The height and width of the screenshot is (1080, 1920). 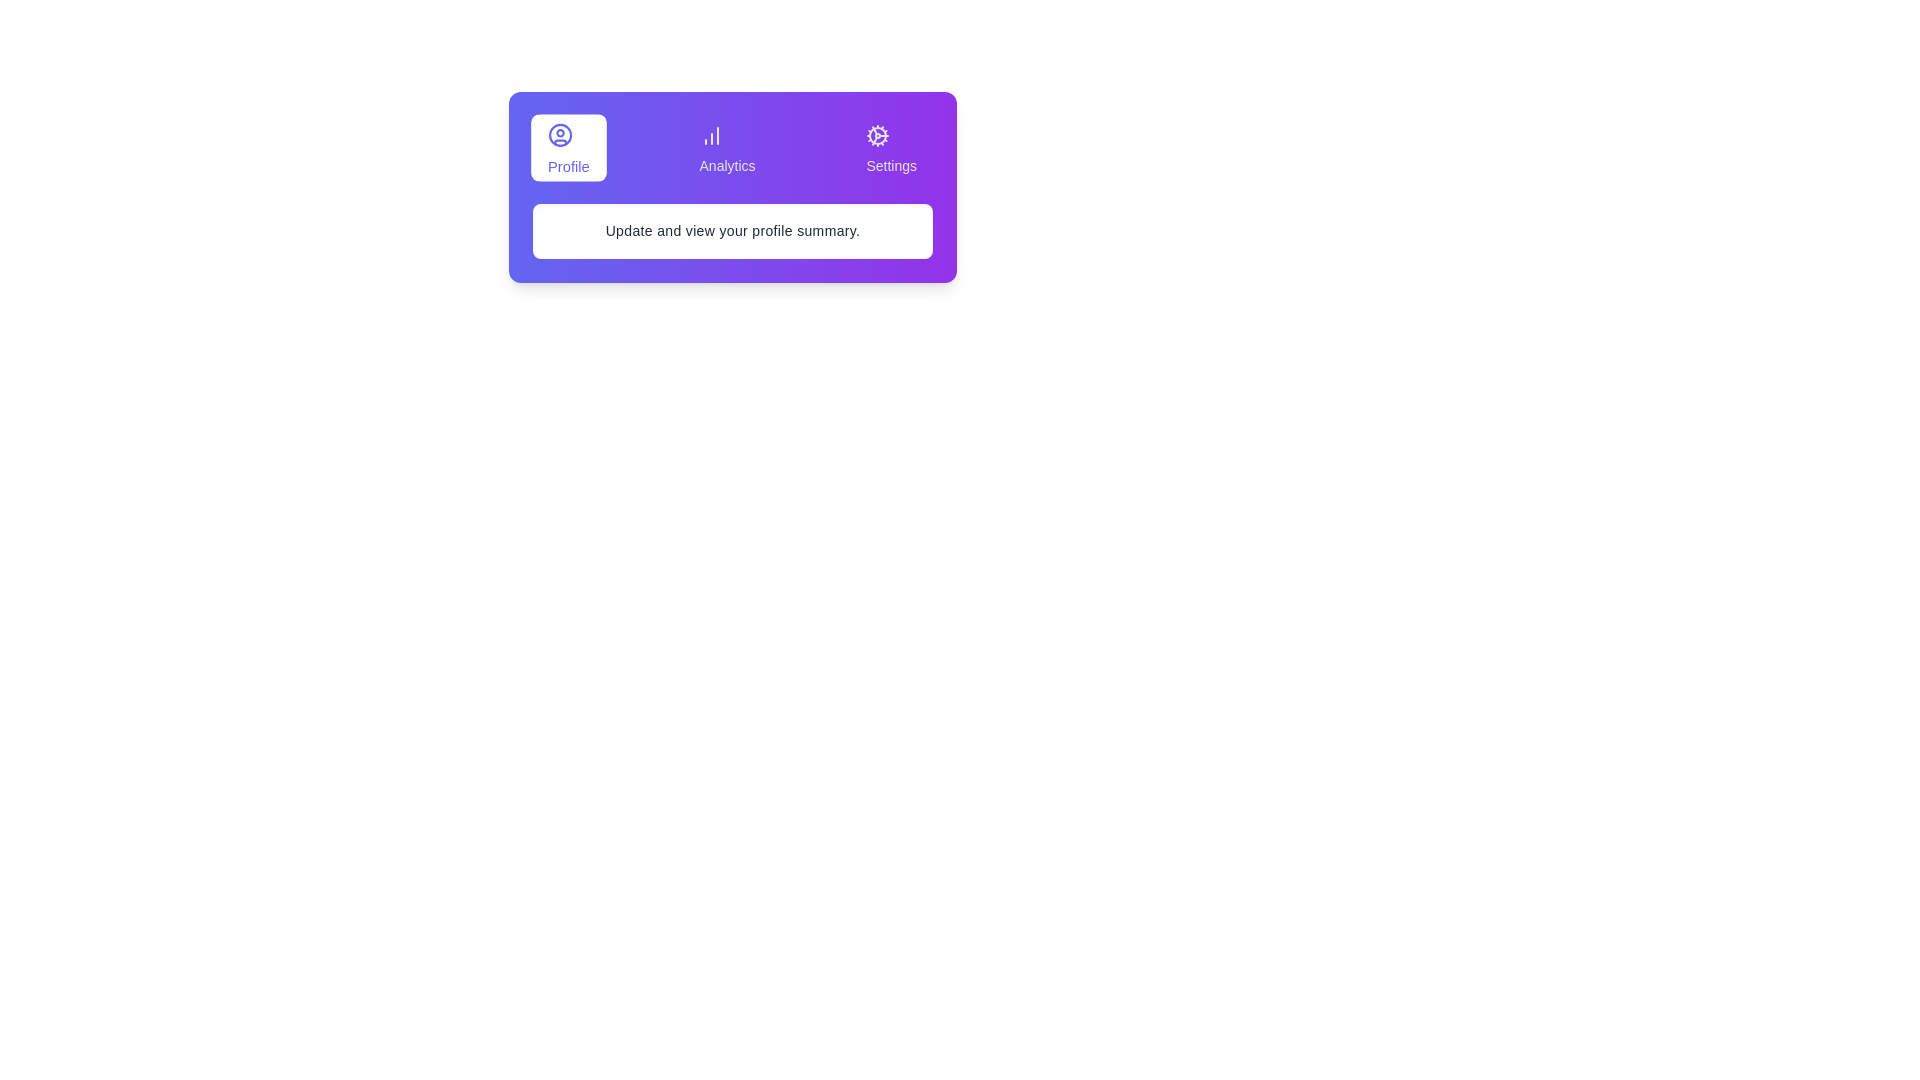 I want to click on the Analytics tab to display its content, so click(x=725, y=146).